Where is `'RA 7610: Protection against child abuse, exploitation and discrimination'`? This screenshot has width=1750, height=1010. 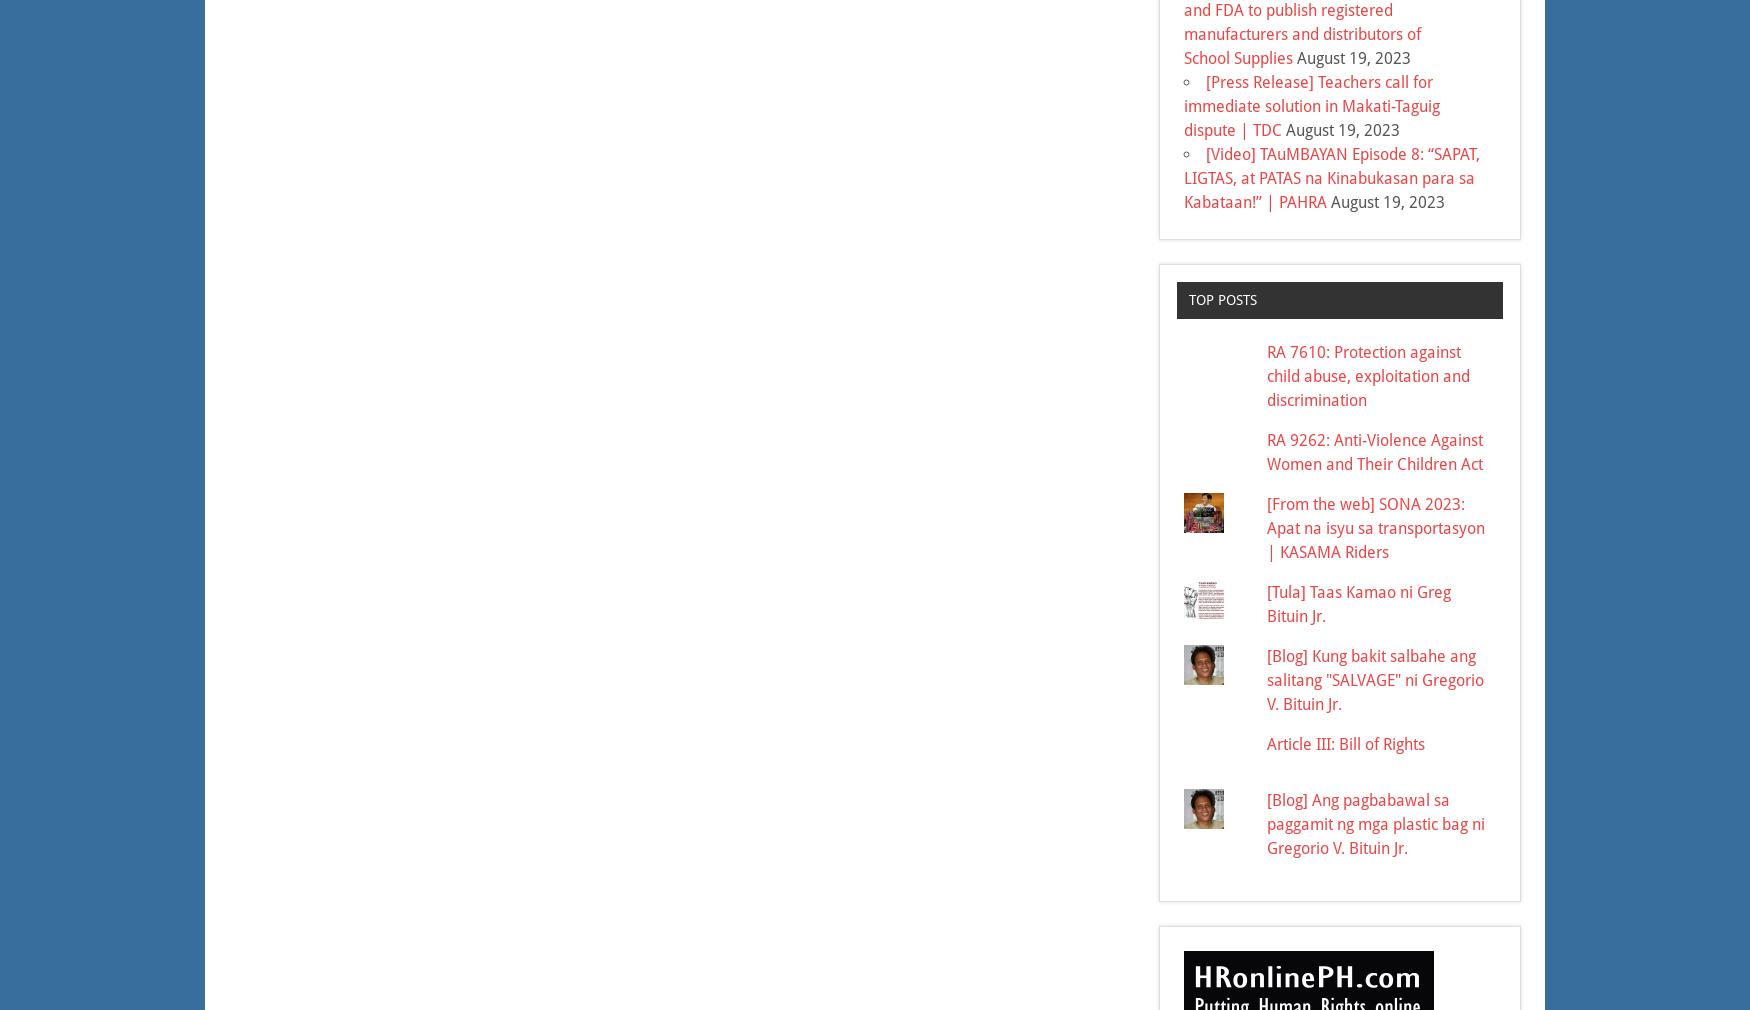 'RA 7610: Protection against child abuse, exploitation and discrimination' is located at coordinates (1266, 375).